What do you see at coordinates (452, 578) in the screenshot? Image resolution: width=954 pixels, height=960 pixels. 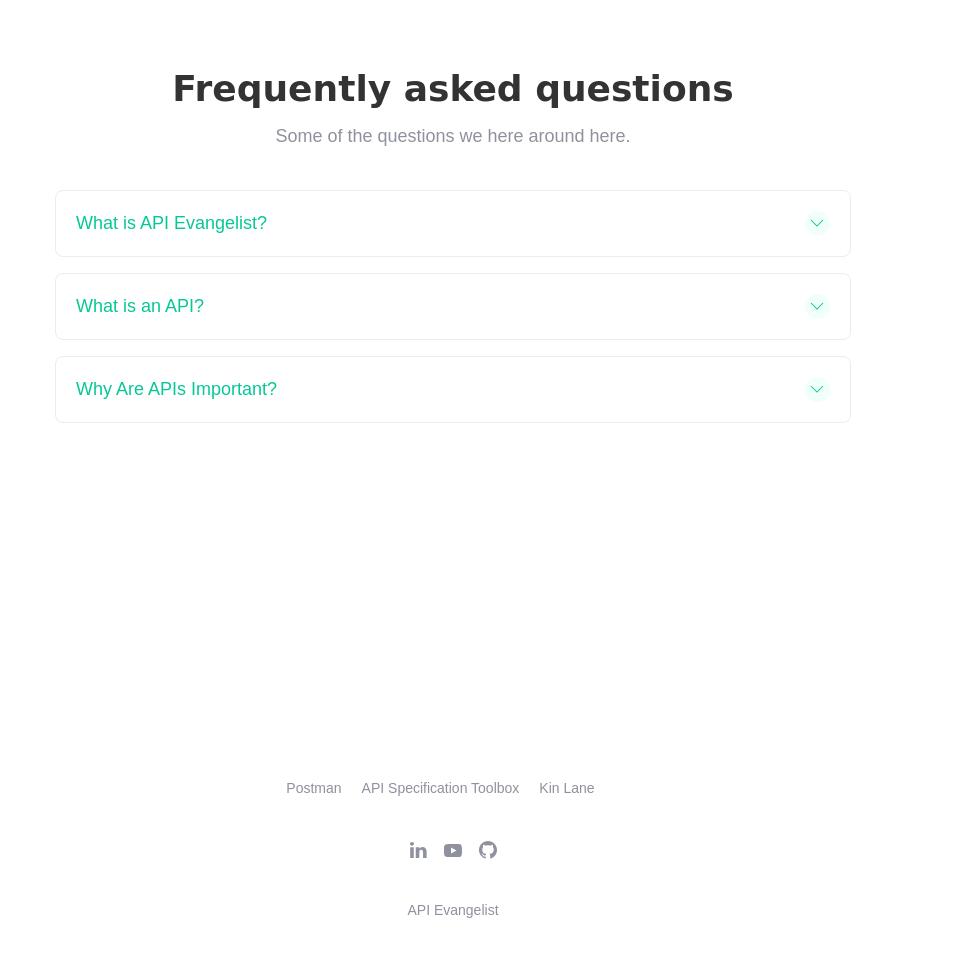 I see `'Feel free to reach out if you have any questions or thoughts.'` at bounding box center [452, 578].